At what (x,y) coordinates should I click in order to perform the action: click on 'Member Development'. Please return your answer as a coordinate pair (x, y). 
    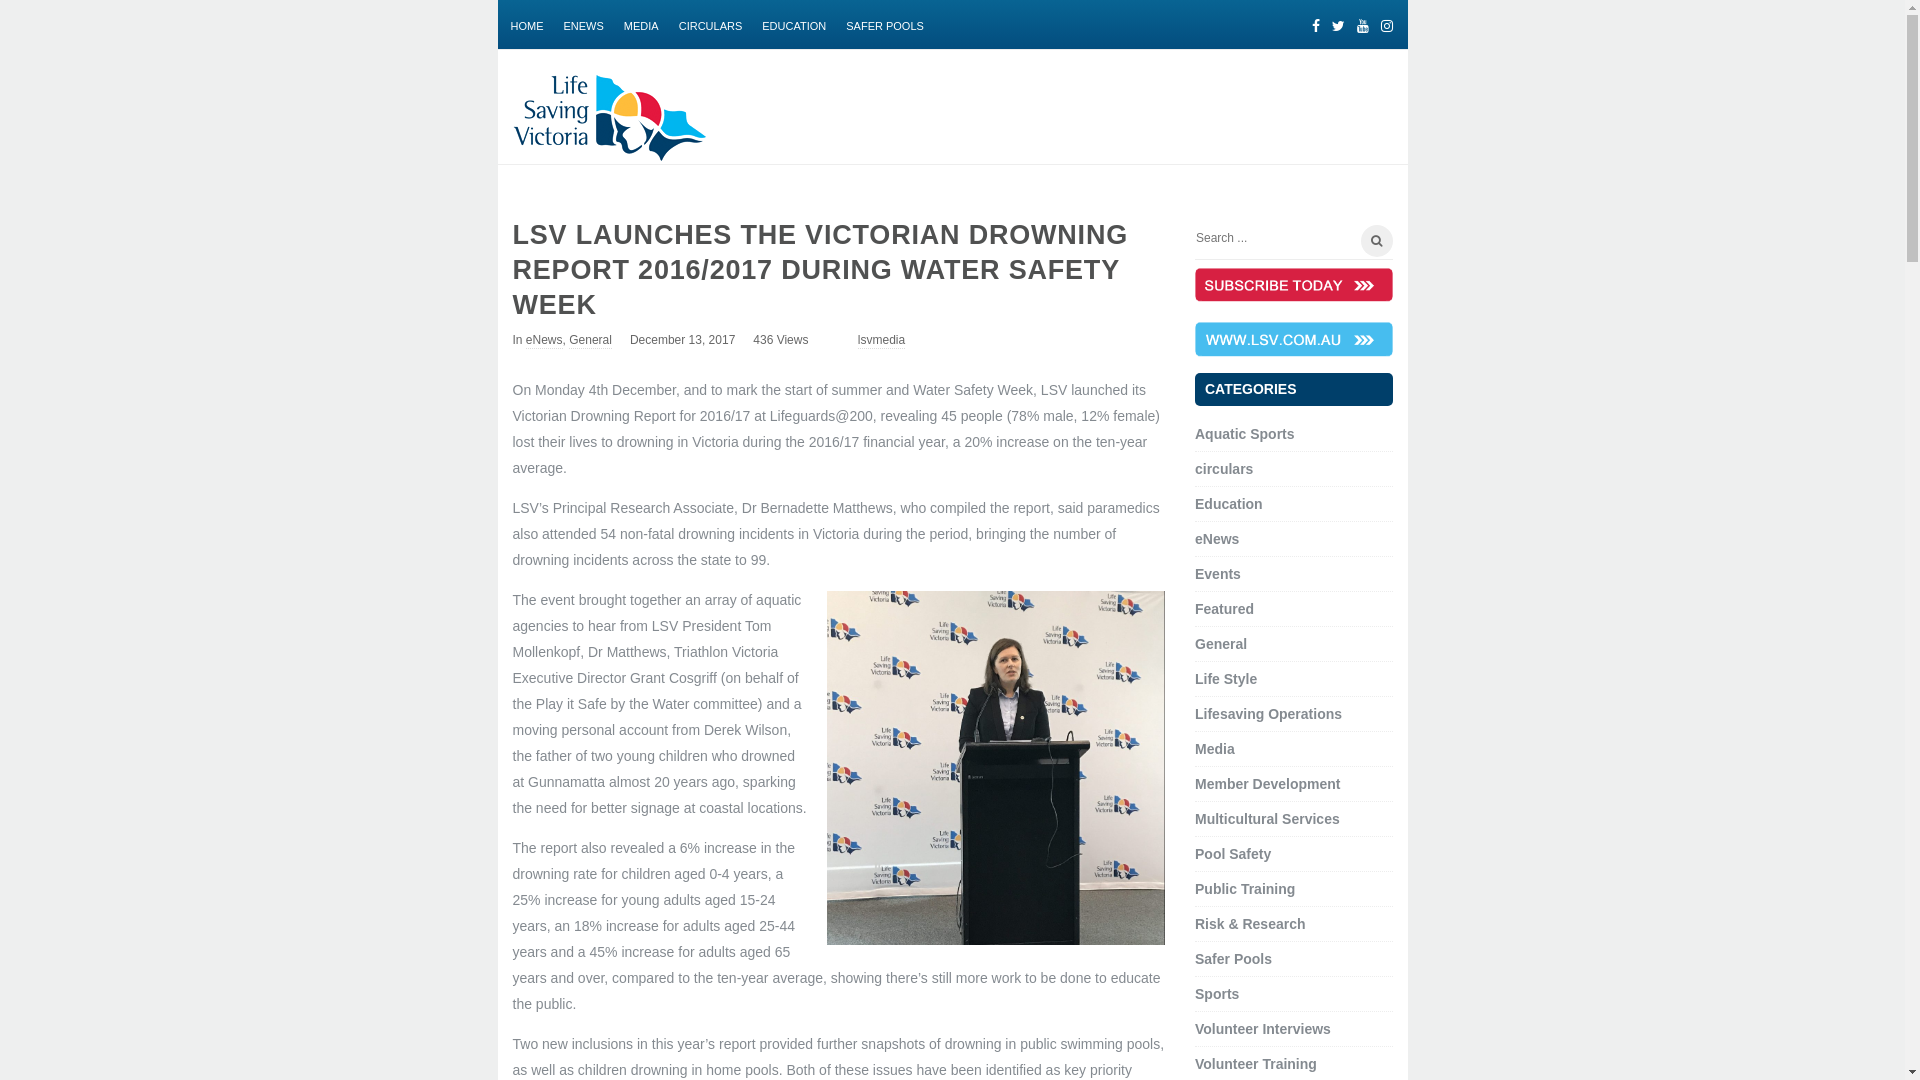
    Looking at the image, I should click on (1195, 782).